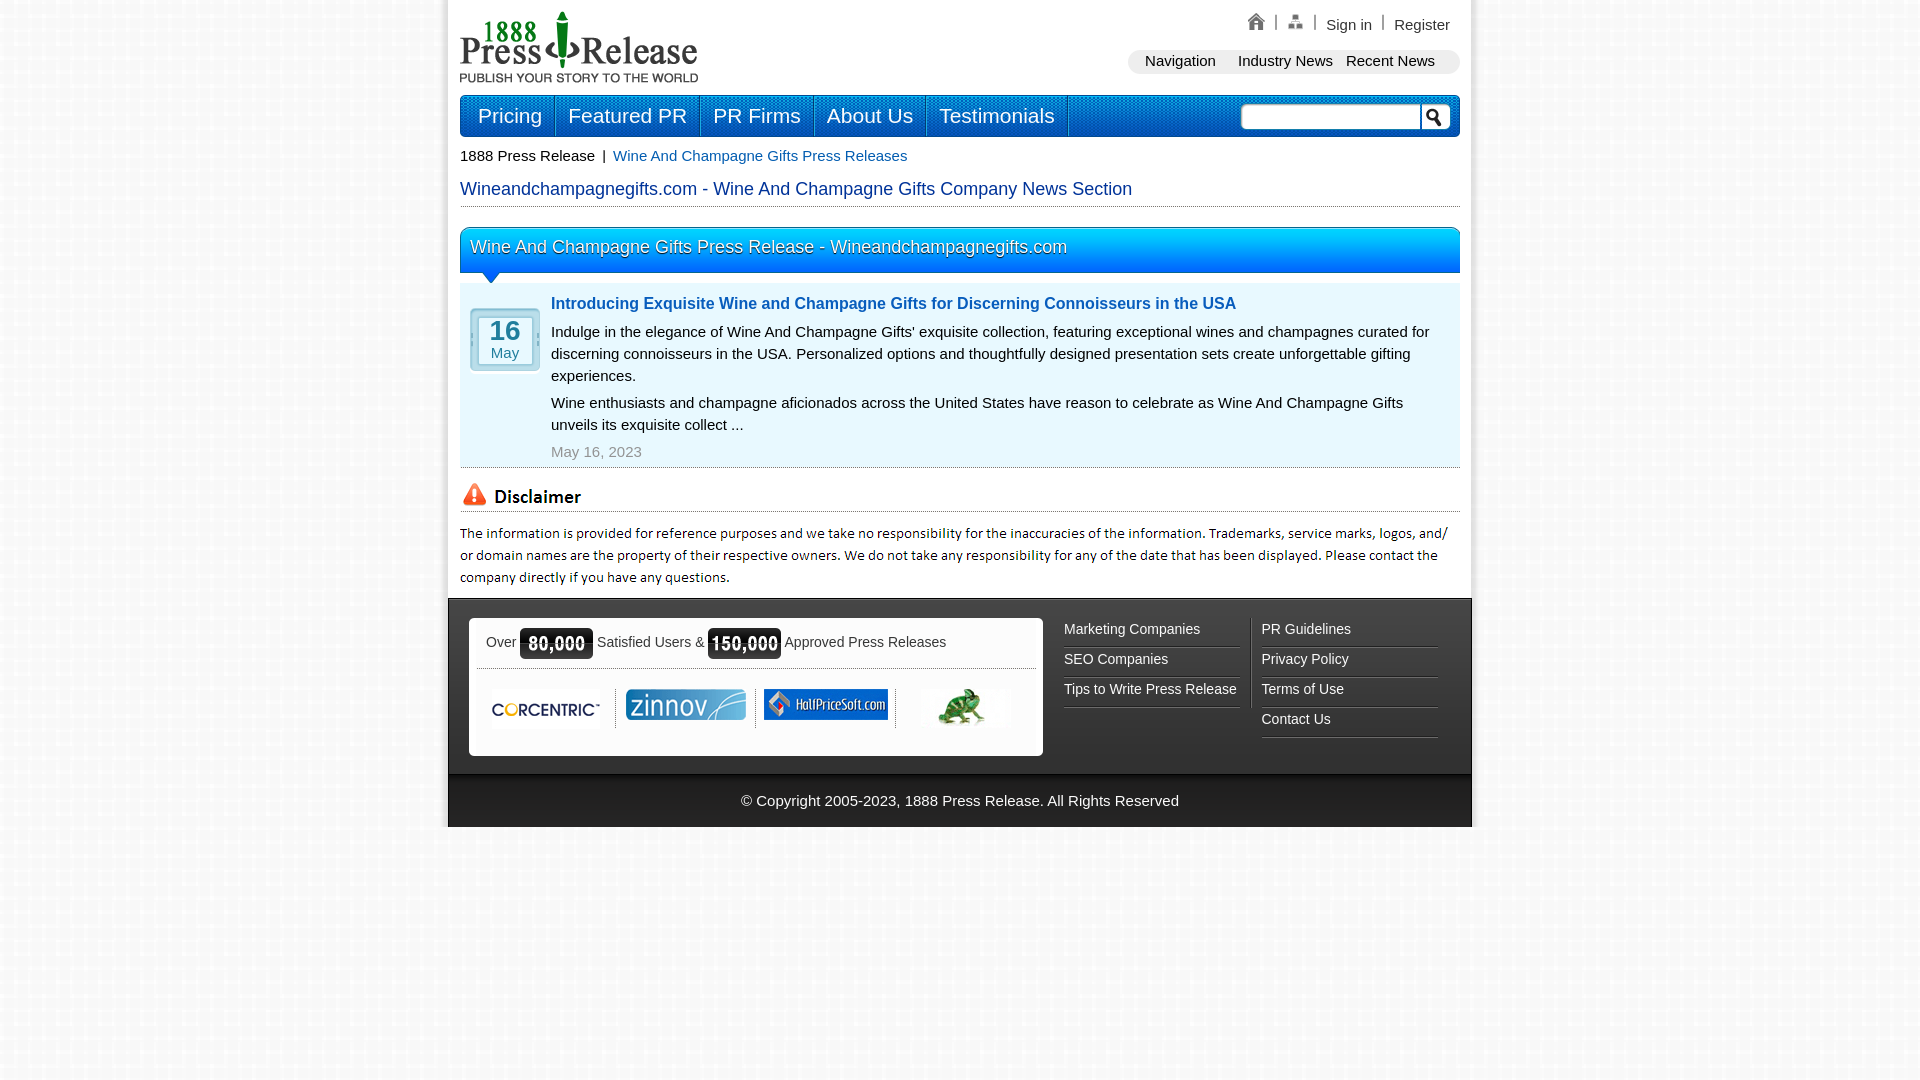  I want to click on 'Navigation', so click(1128, 60).